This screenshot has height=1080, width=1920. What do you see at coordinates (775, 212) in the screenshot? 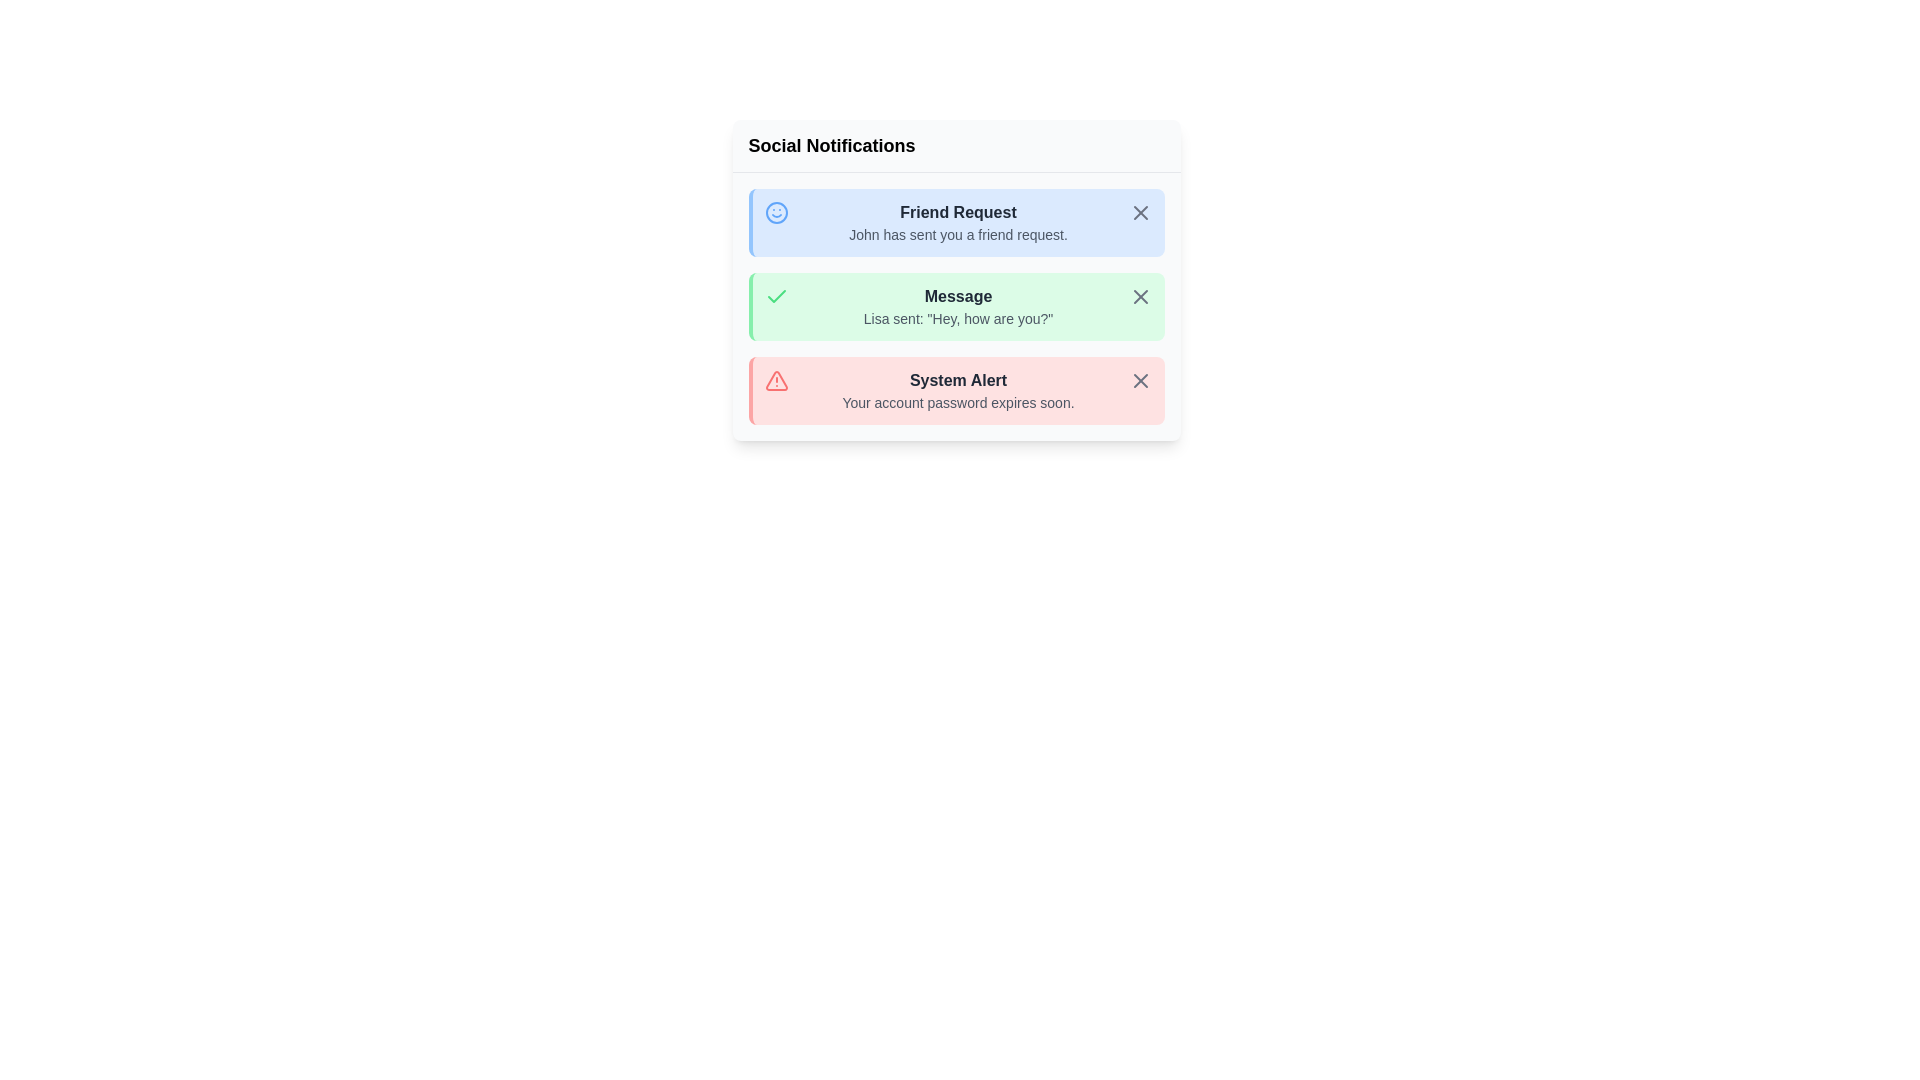
I see `the Decorative Icon located in the top-left corner of the first notification card, which has a light blue background and is adjacent to the text 'Friend Request' and 'John has sent you a friend request.'` at bounding box center [775, 212].